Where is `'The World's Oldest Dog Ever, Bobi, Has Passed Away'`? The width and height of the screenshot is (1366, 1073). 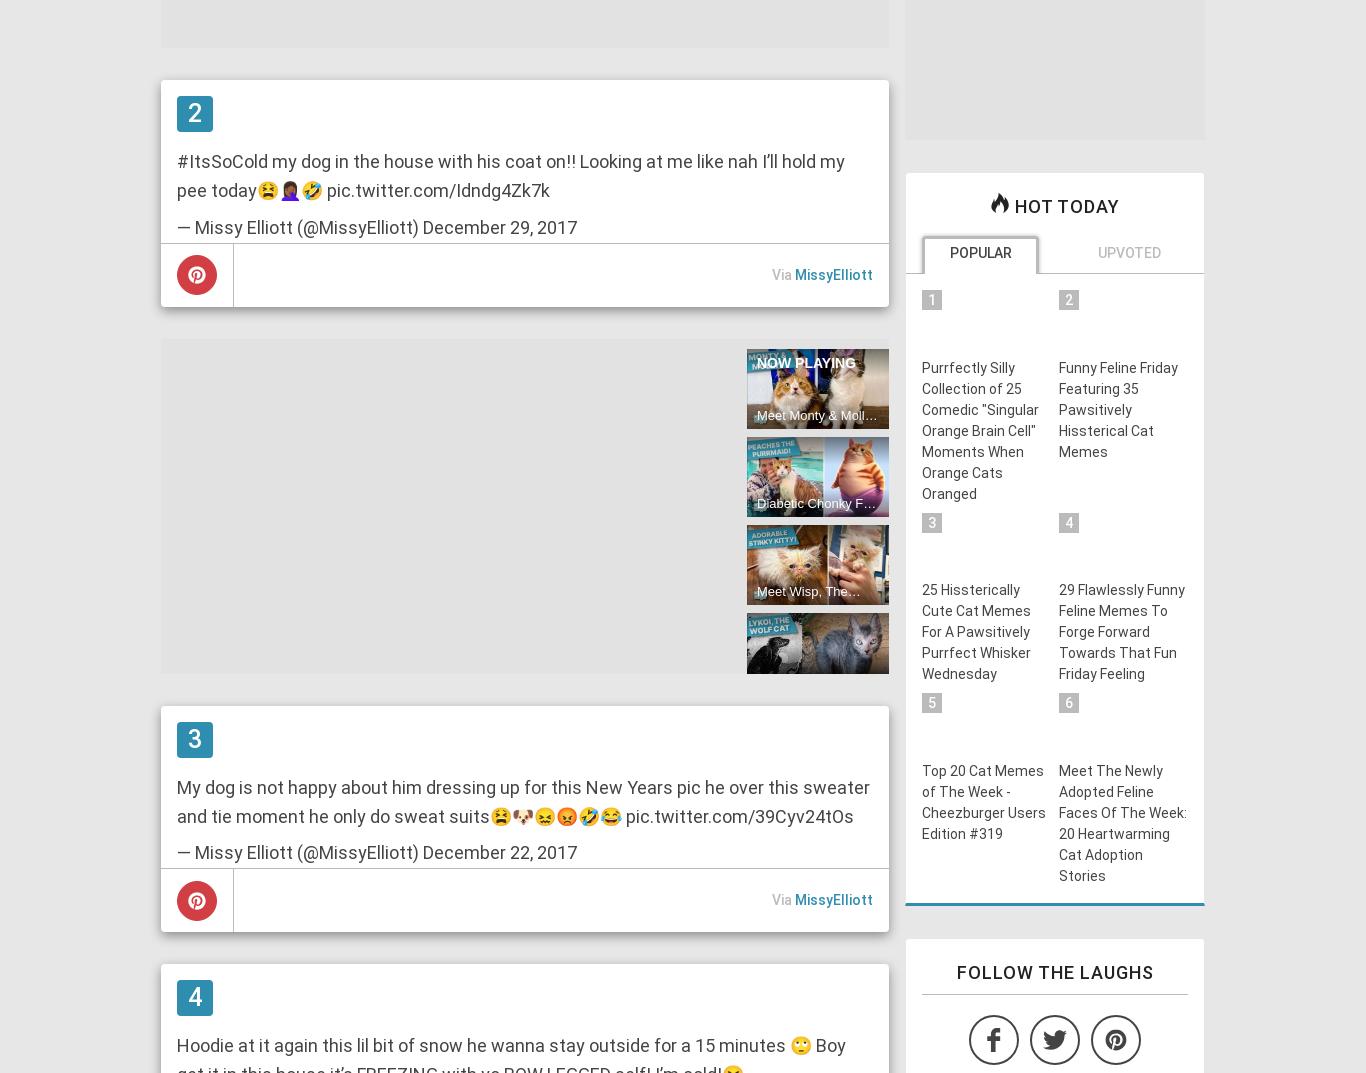
'The World's Oldest Dog Ever, Bobi, Has Passed Away' is located at coordinates (814, 781).